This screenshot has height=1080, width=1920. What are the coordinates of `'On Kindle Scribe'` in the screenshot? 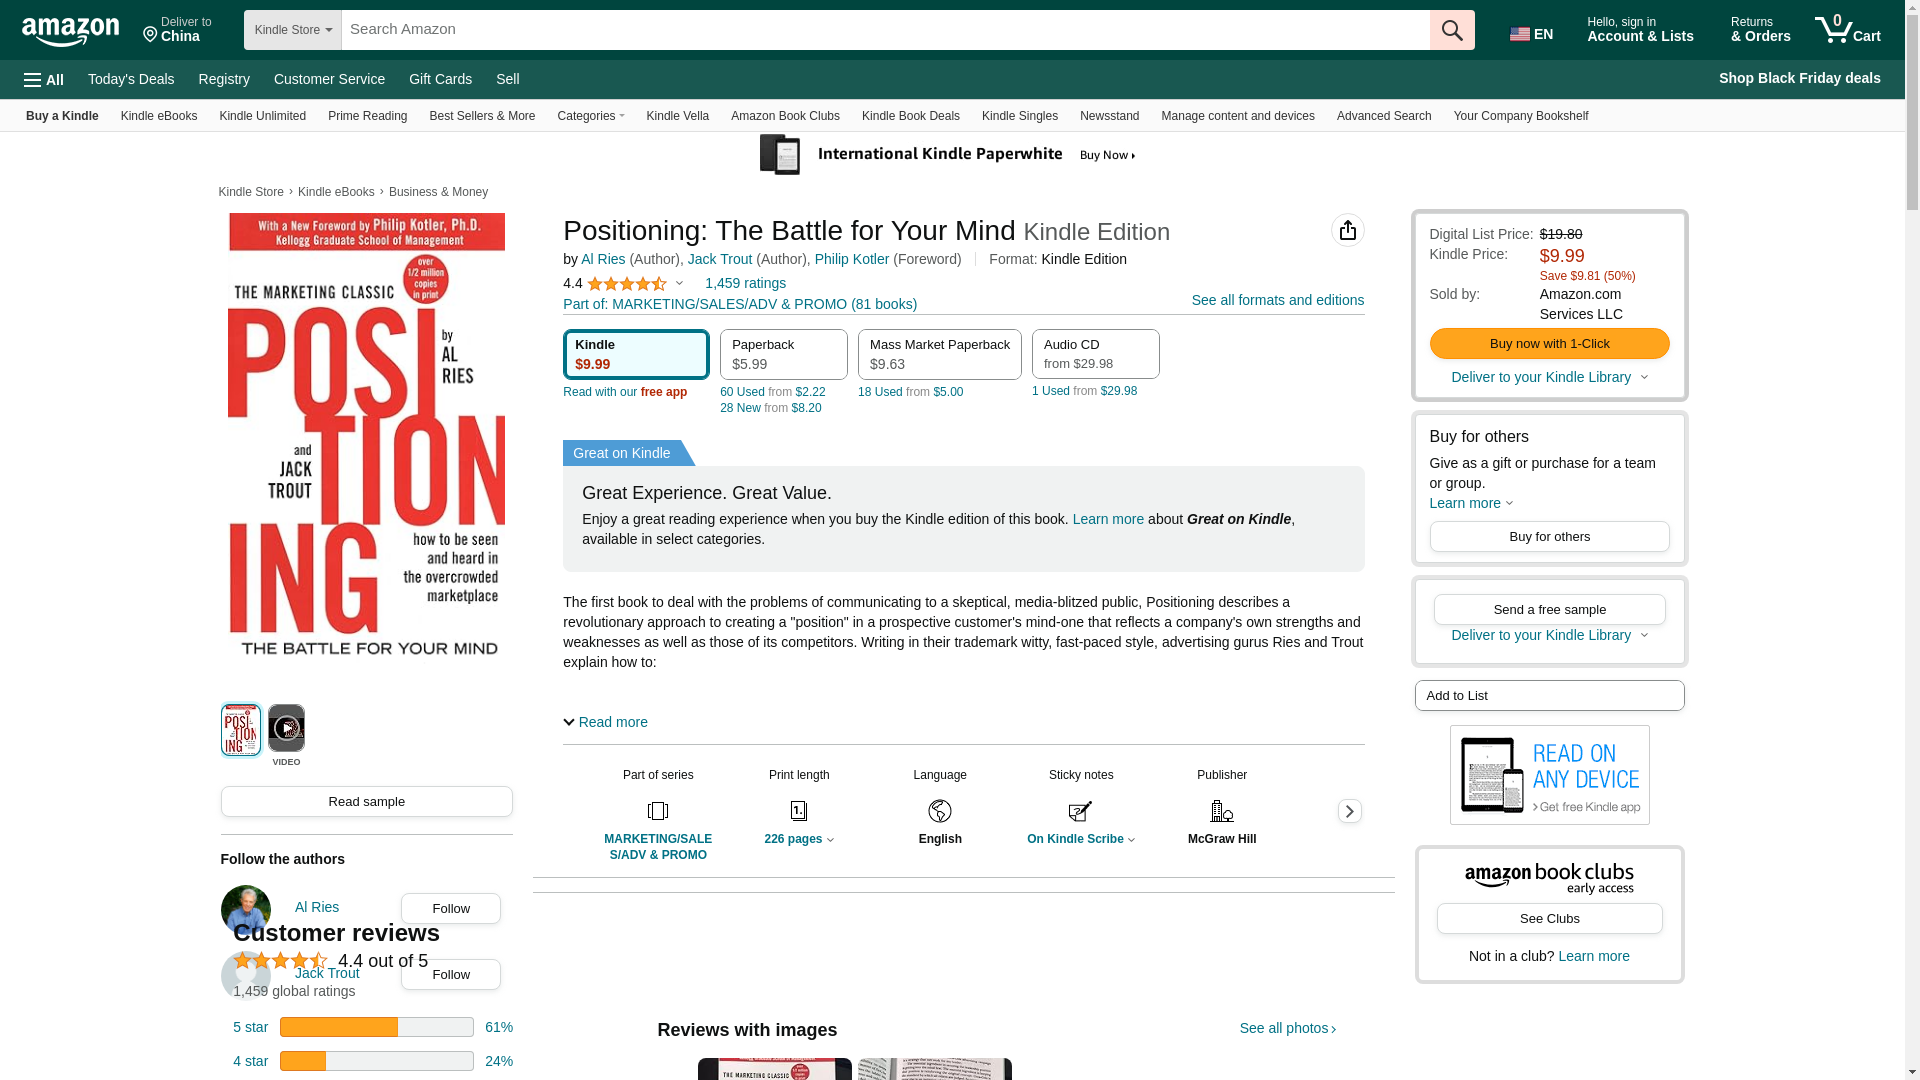 It's located at (1079, 839).